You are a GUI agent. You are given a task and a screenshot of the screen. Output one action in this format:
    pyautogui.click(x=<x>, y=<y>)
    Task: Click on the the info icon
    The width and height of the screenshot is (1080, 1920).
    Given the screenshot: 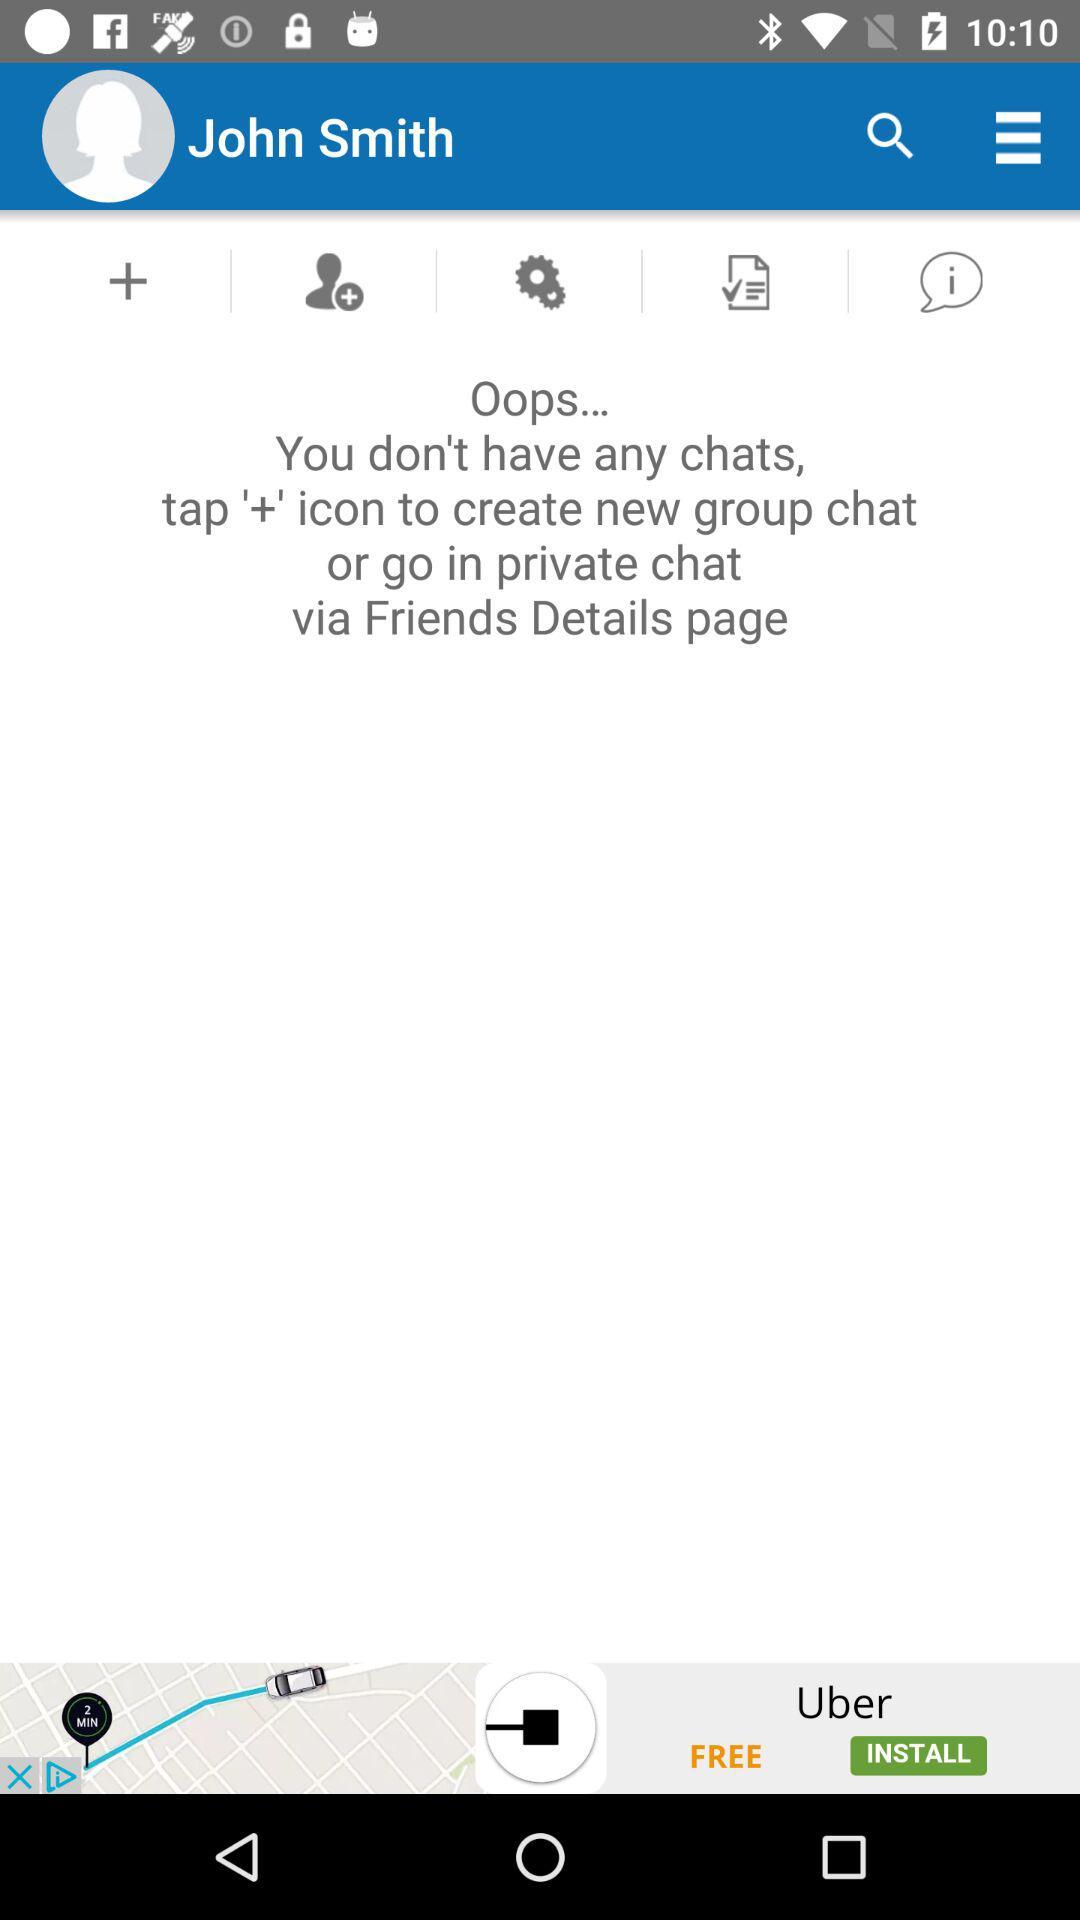 What is the action you would take?
    pyautogui.click(x=950, y=280)
    